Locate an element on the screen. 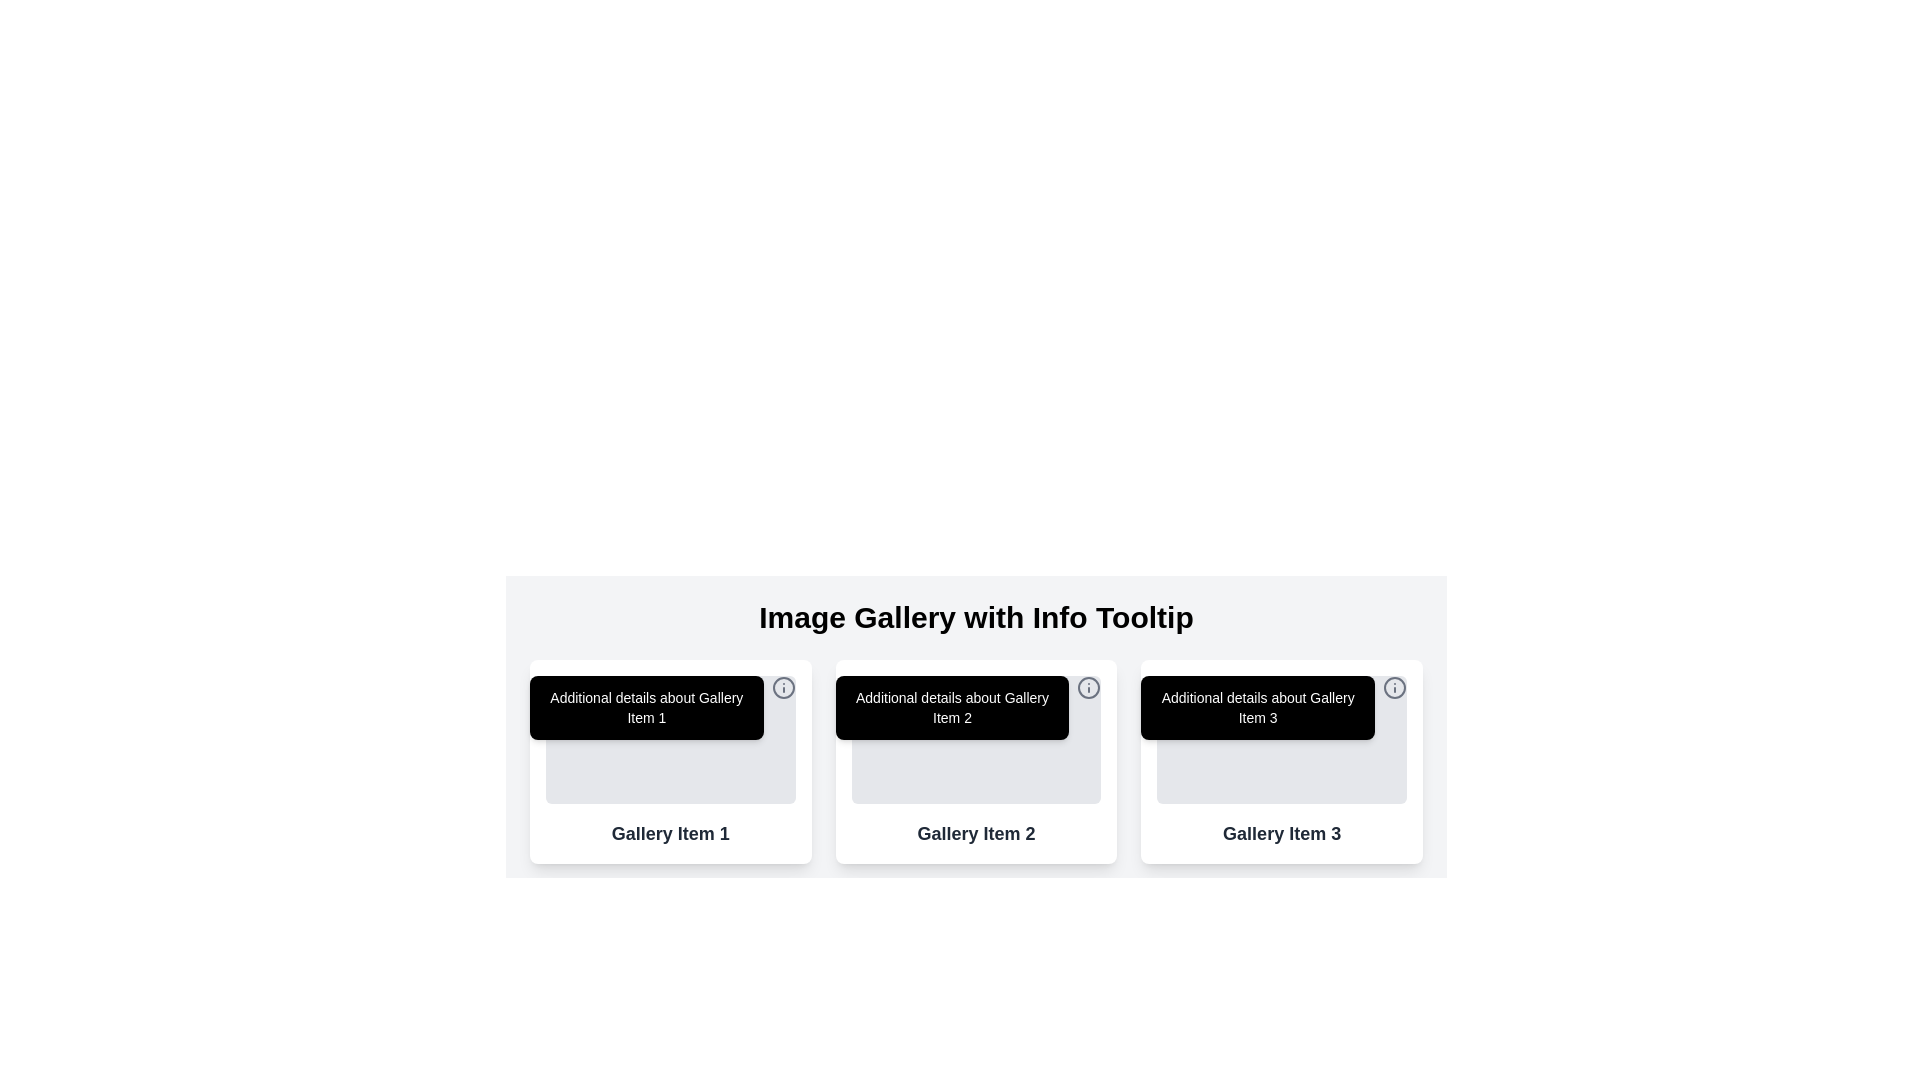  the information icon with an 'i' symbol located in the top-right corner of the card for 'Gallery Item 1' is located at coordinates (782, 686).